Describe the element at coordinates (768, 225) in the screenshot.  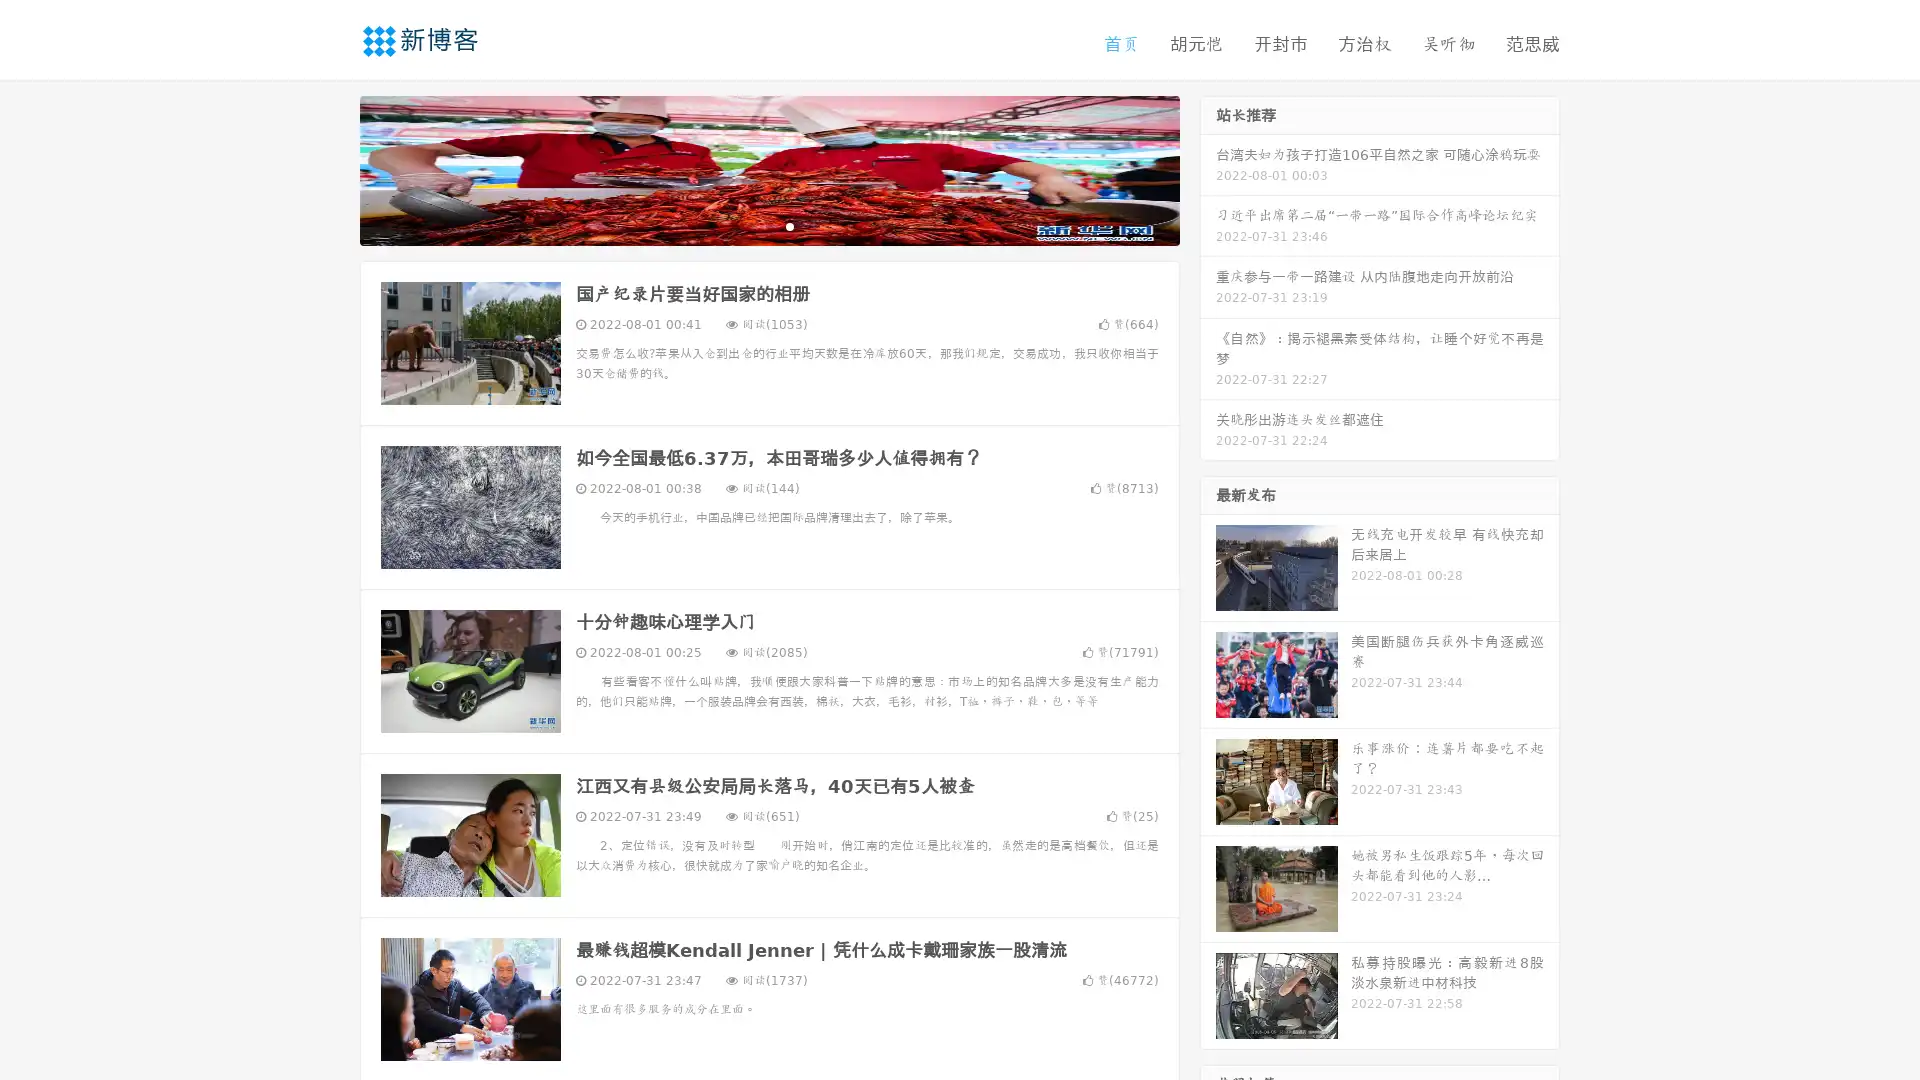
I see `Go to slide 2` at that location.